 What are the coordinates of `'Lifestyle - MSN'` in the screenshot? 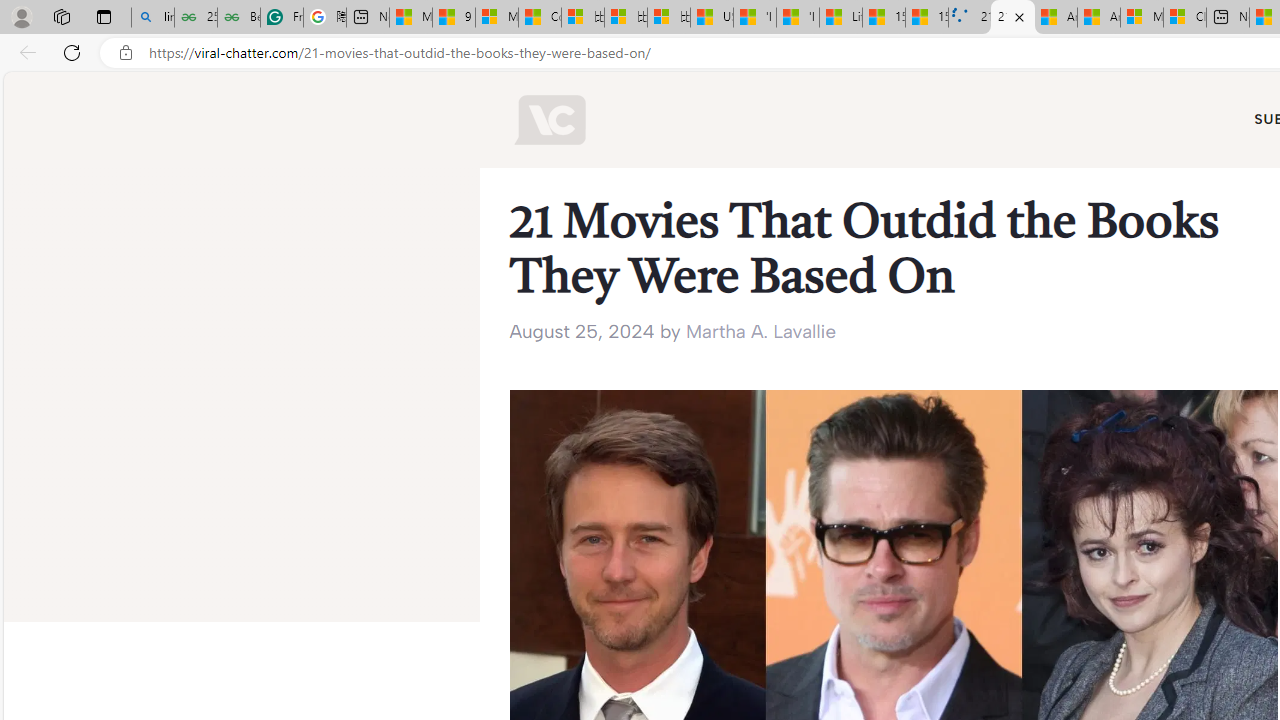 It's located at (840, 17).